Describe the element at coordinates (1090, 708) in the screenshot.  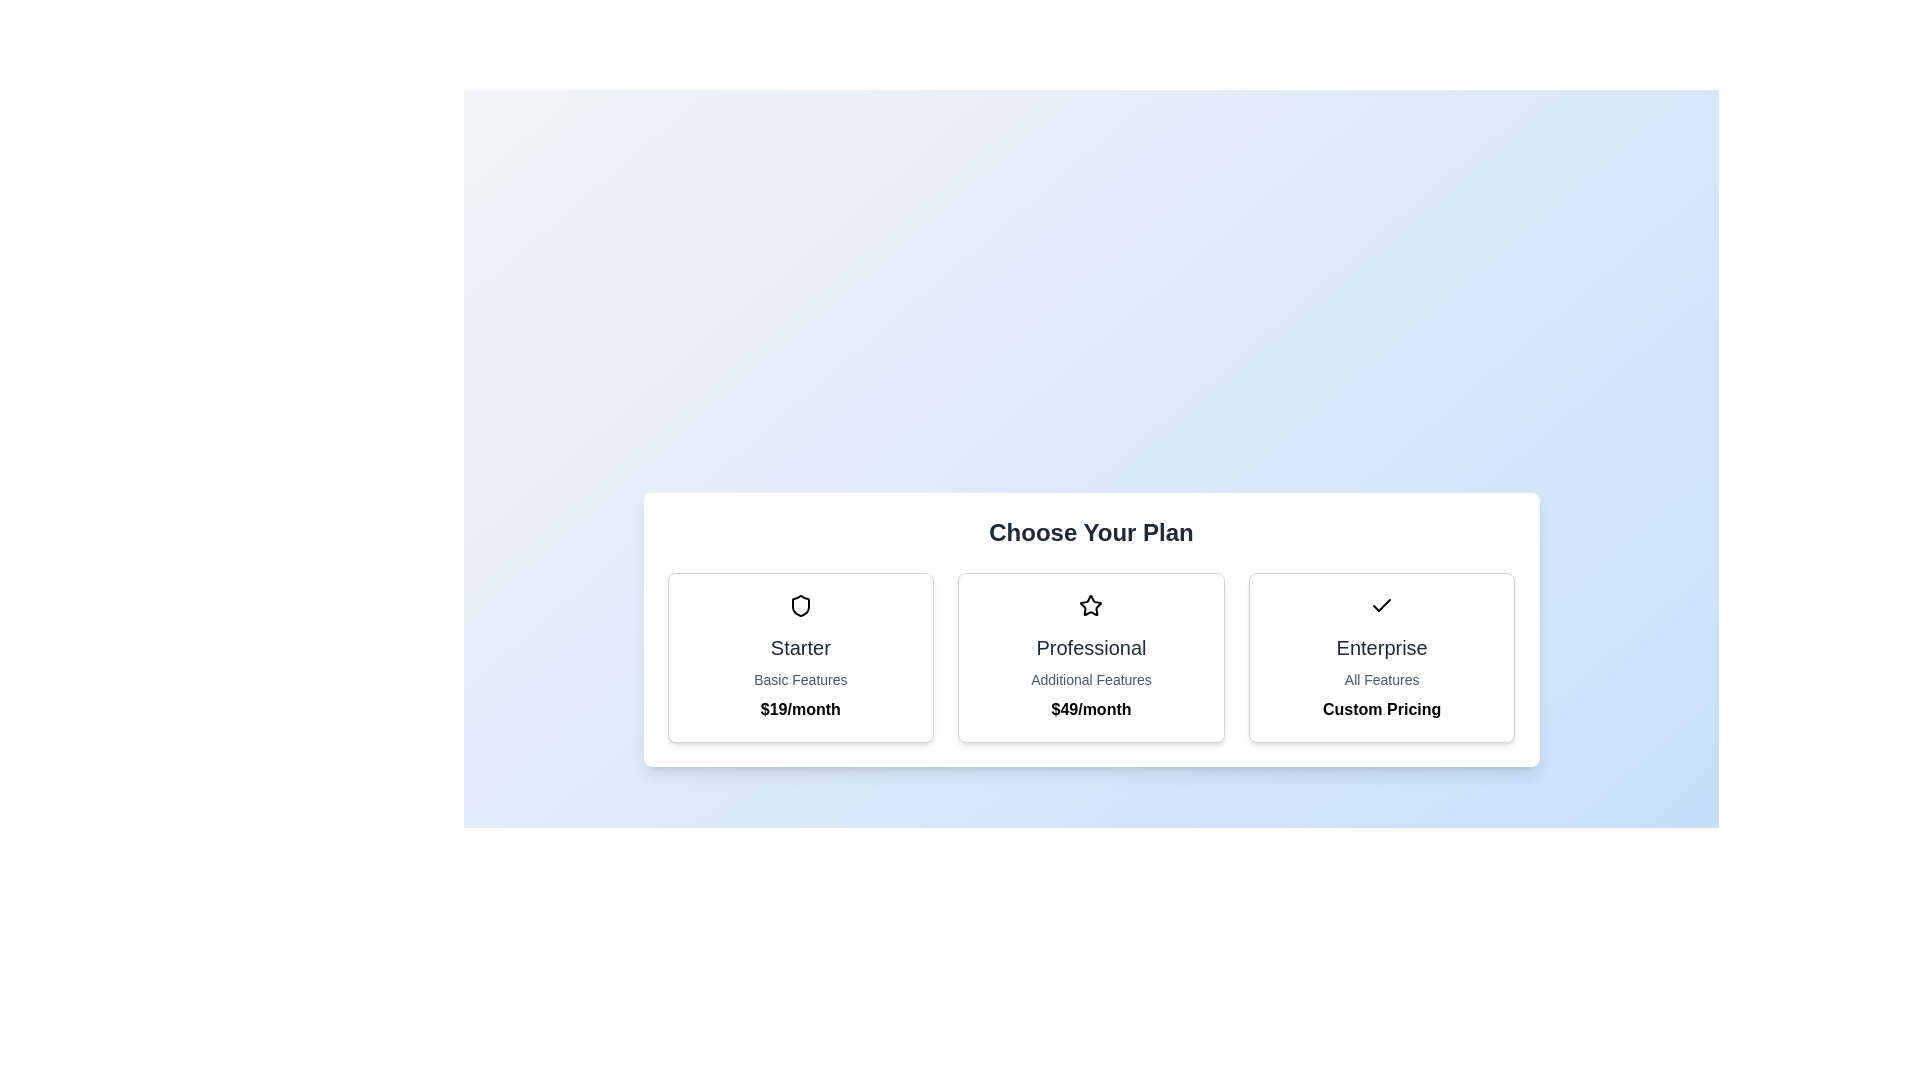
I see `the text label that displays the pricing information for the 'Professional' plan, located beneath the subtitle 'Additional Features' within its card` at that location.